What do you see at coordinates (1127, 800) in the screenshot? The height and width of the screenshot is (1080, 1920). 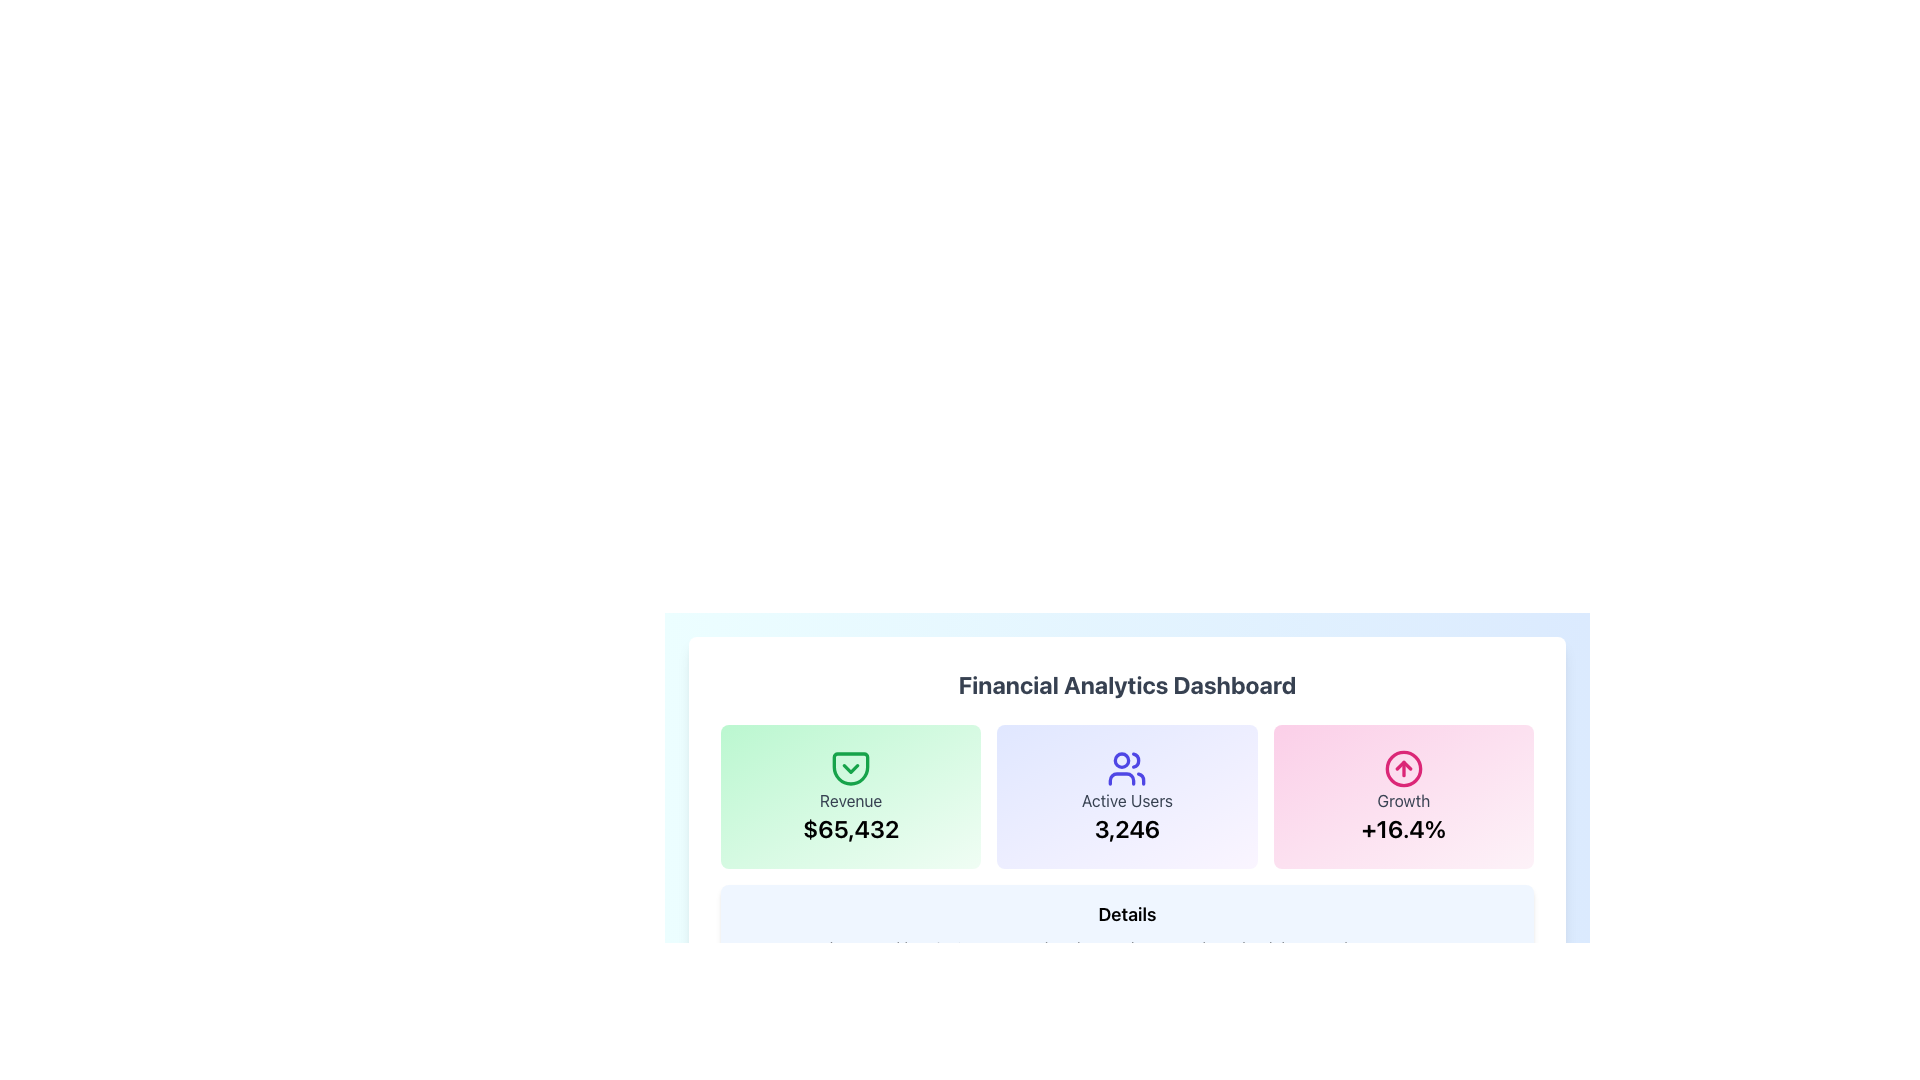 I see `the 'Active Users' label located in the middle card of the three horizontally arranged cards below the 'Financial Analytics Dashboard' header` at bounding box center [1127, 800].